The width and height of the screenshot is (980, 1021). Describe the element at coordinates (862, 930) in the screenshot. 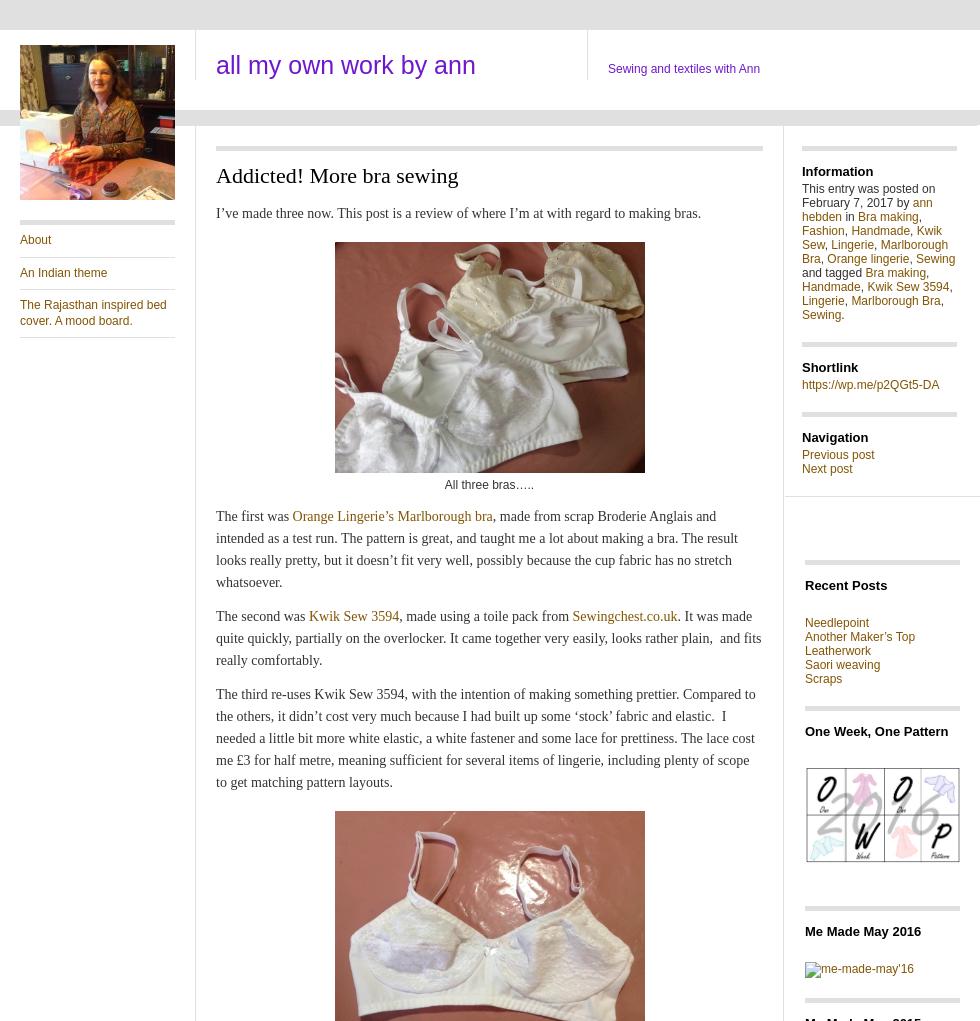

I see `'Me Made May 2016'` at that location.